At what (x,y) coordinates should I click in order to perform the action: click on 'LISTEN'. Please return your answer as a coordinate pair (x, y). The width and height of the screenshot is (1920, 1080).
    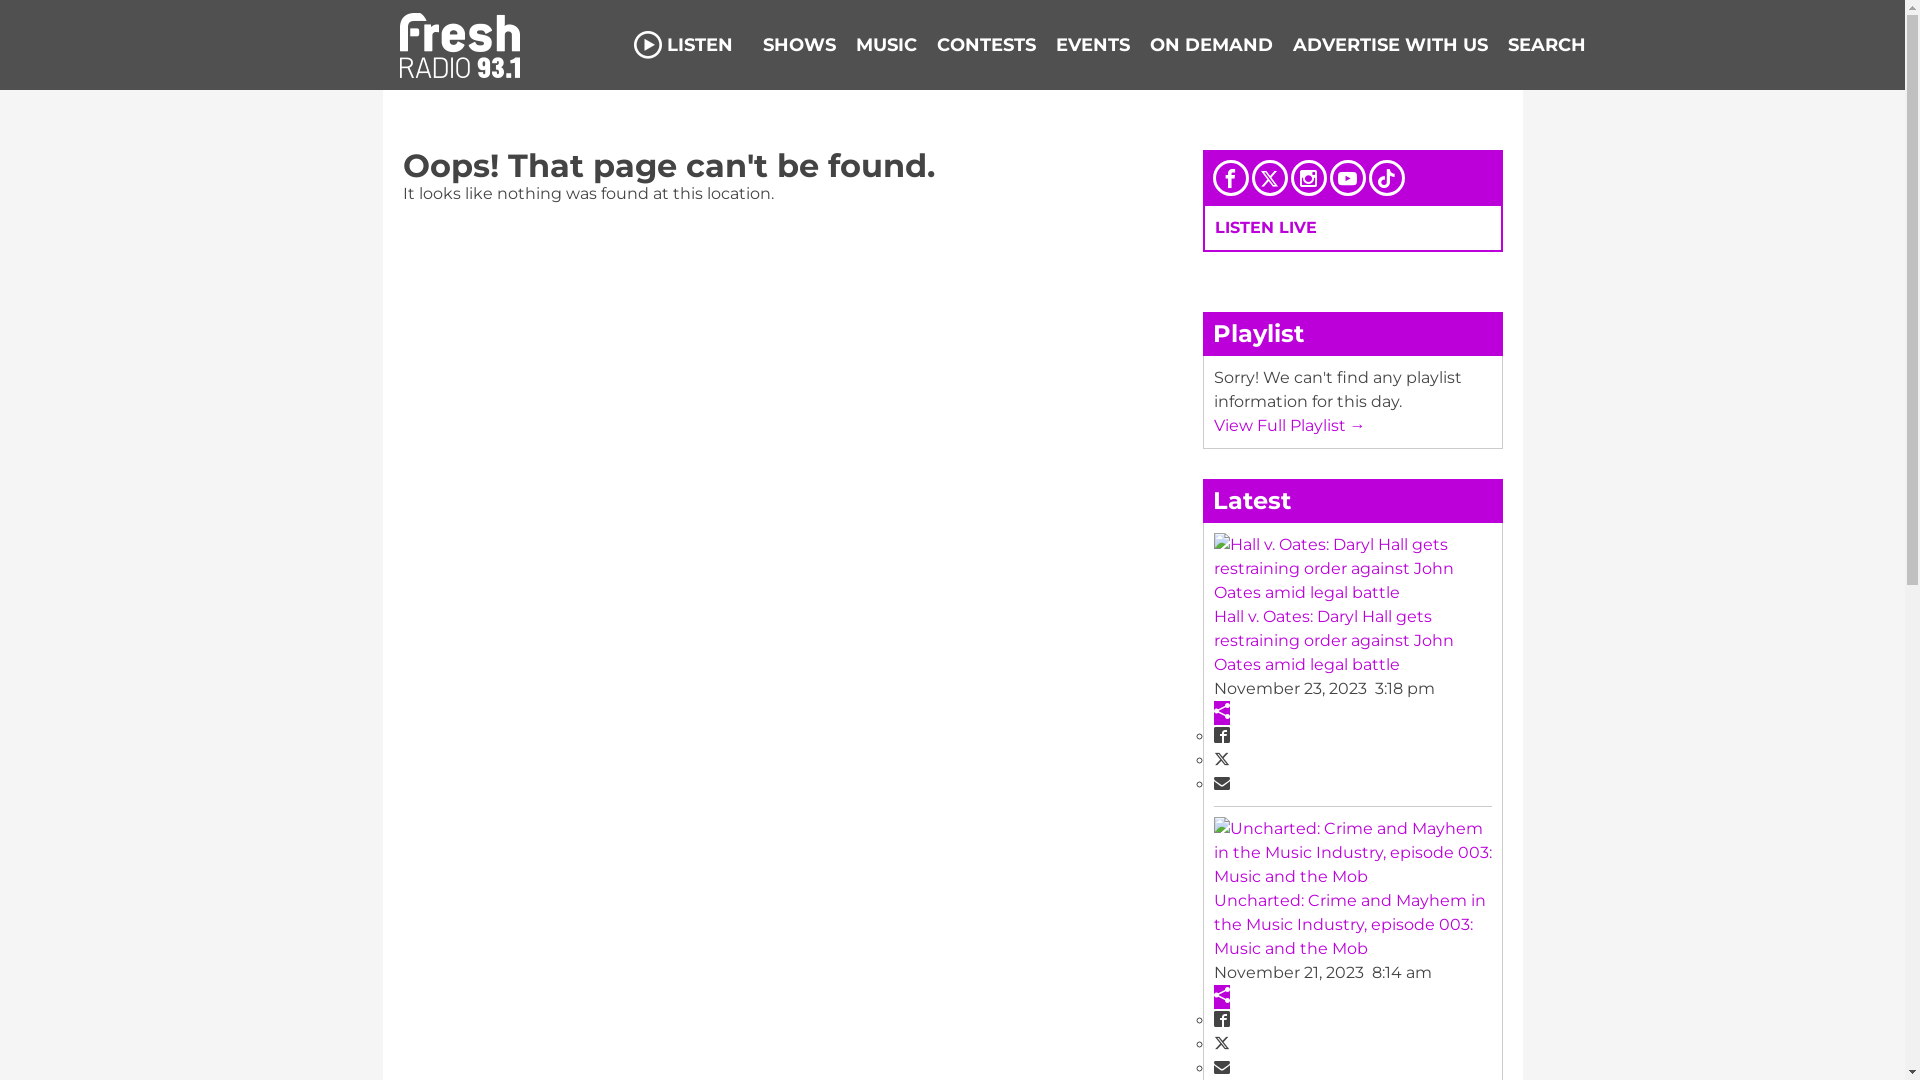
    Looking at the image, I should click on (613, 45).